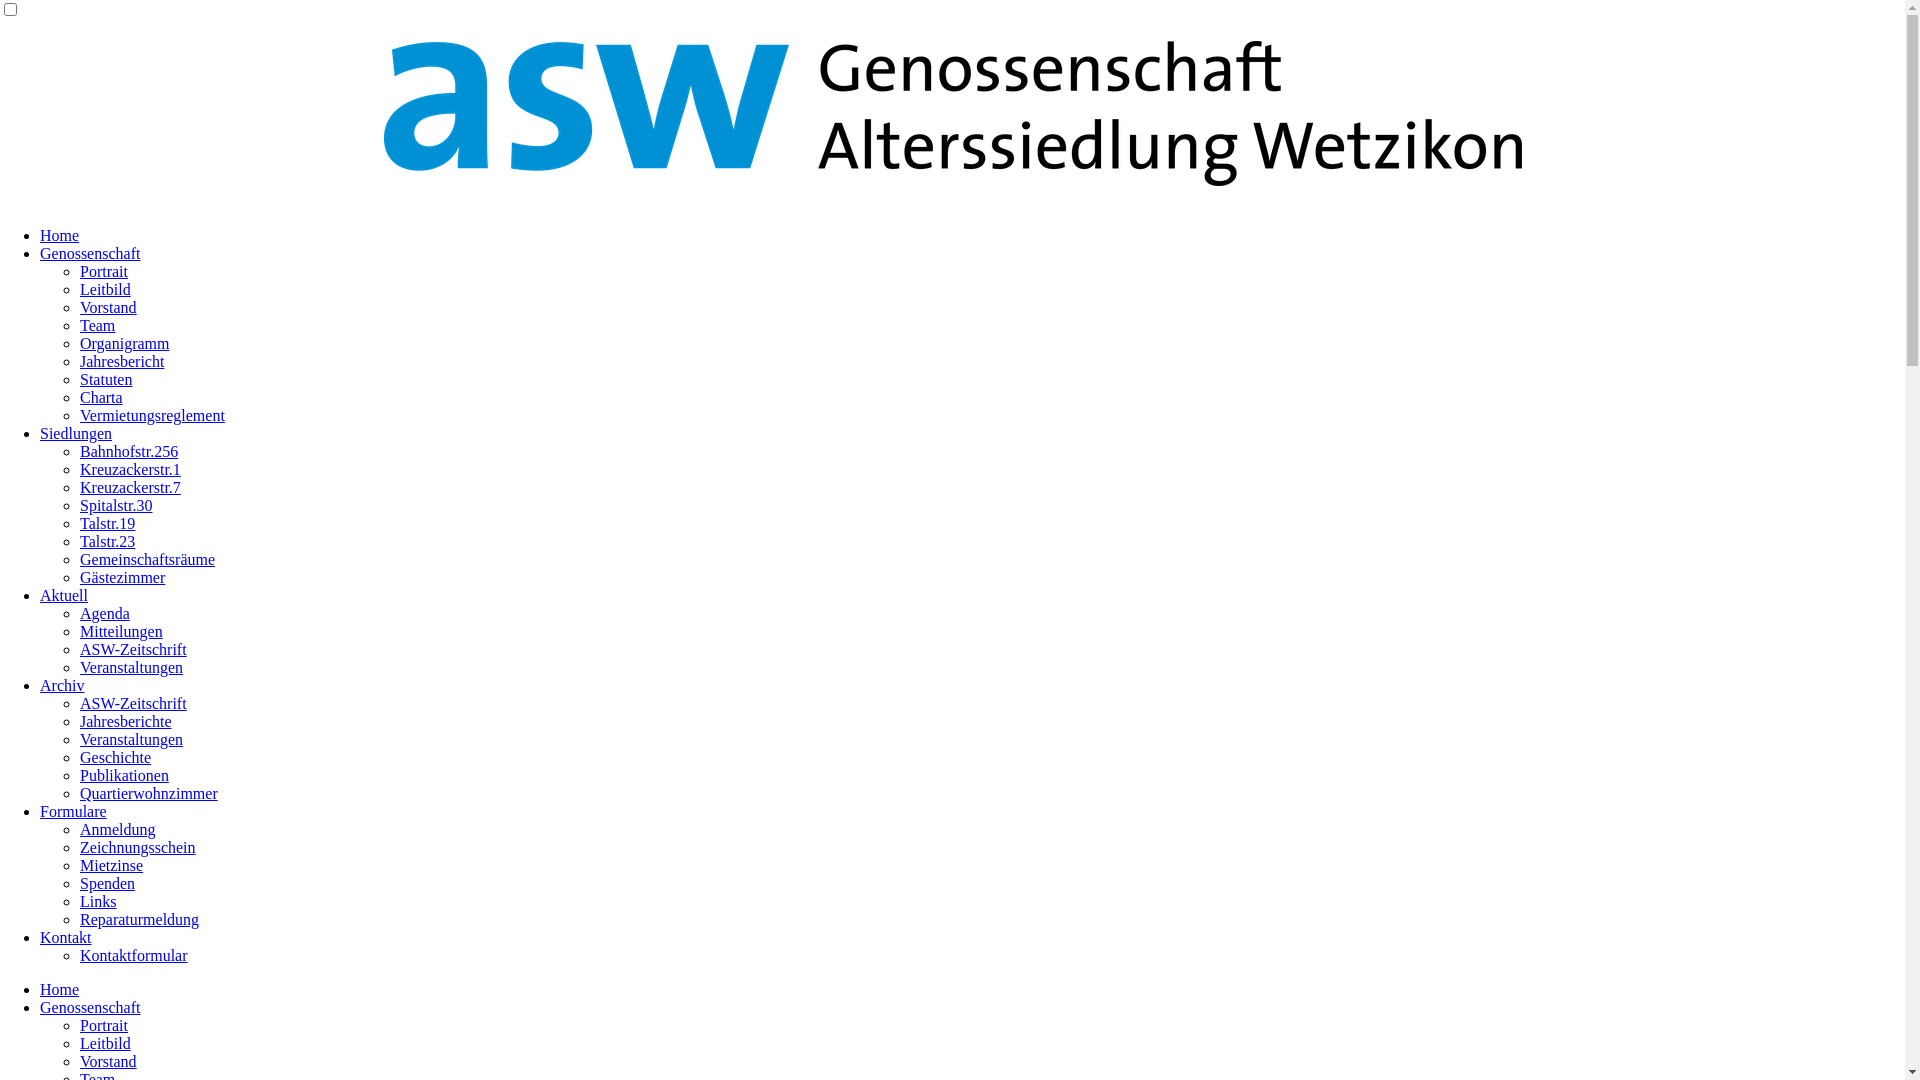 The image size is (1920, 1080). What do you see at coordinates (147, 792) in the screenshot?
I see `'Quartierwohnzimmer'` at bounding box center [147, 792].